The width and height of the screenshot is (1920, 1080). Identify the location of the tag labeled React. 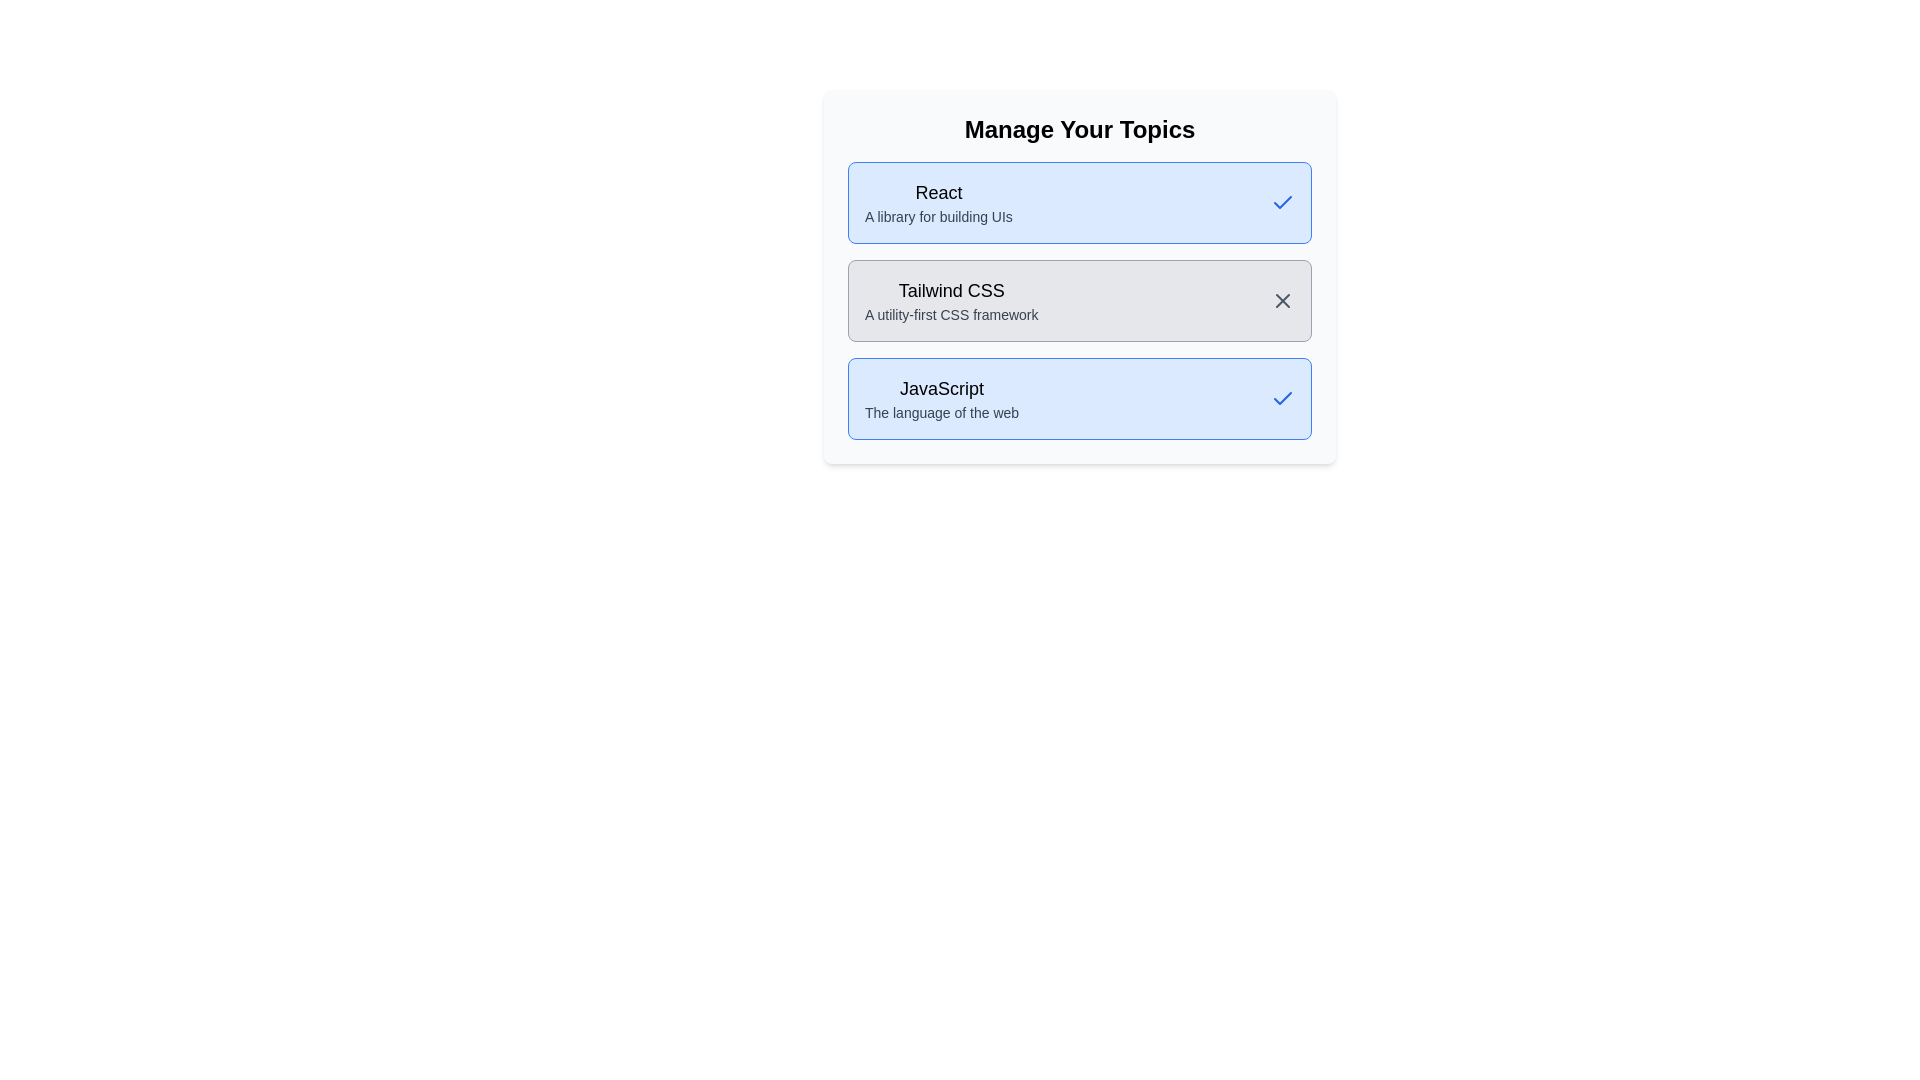
(1079, 203).